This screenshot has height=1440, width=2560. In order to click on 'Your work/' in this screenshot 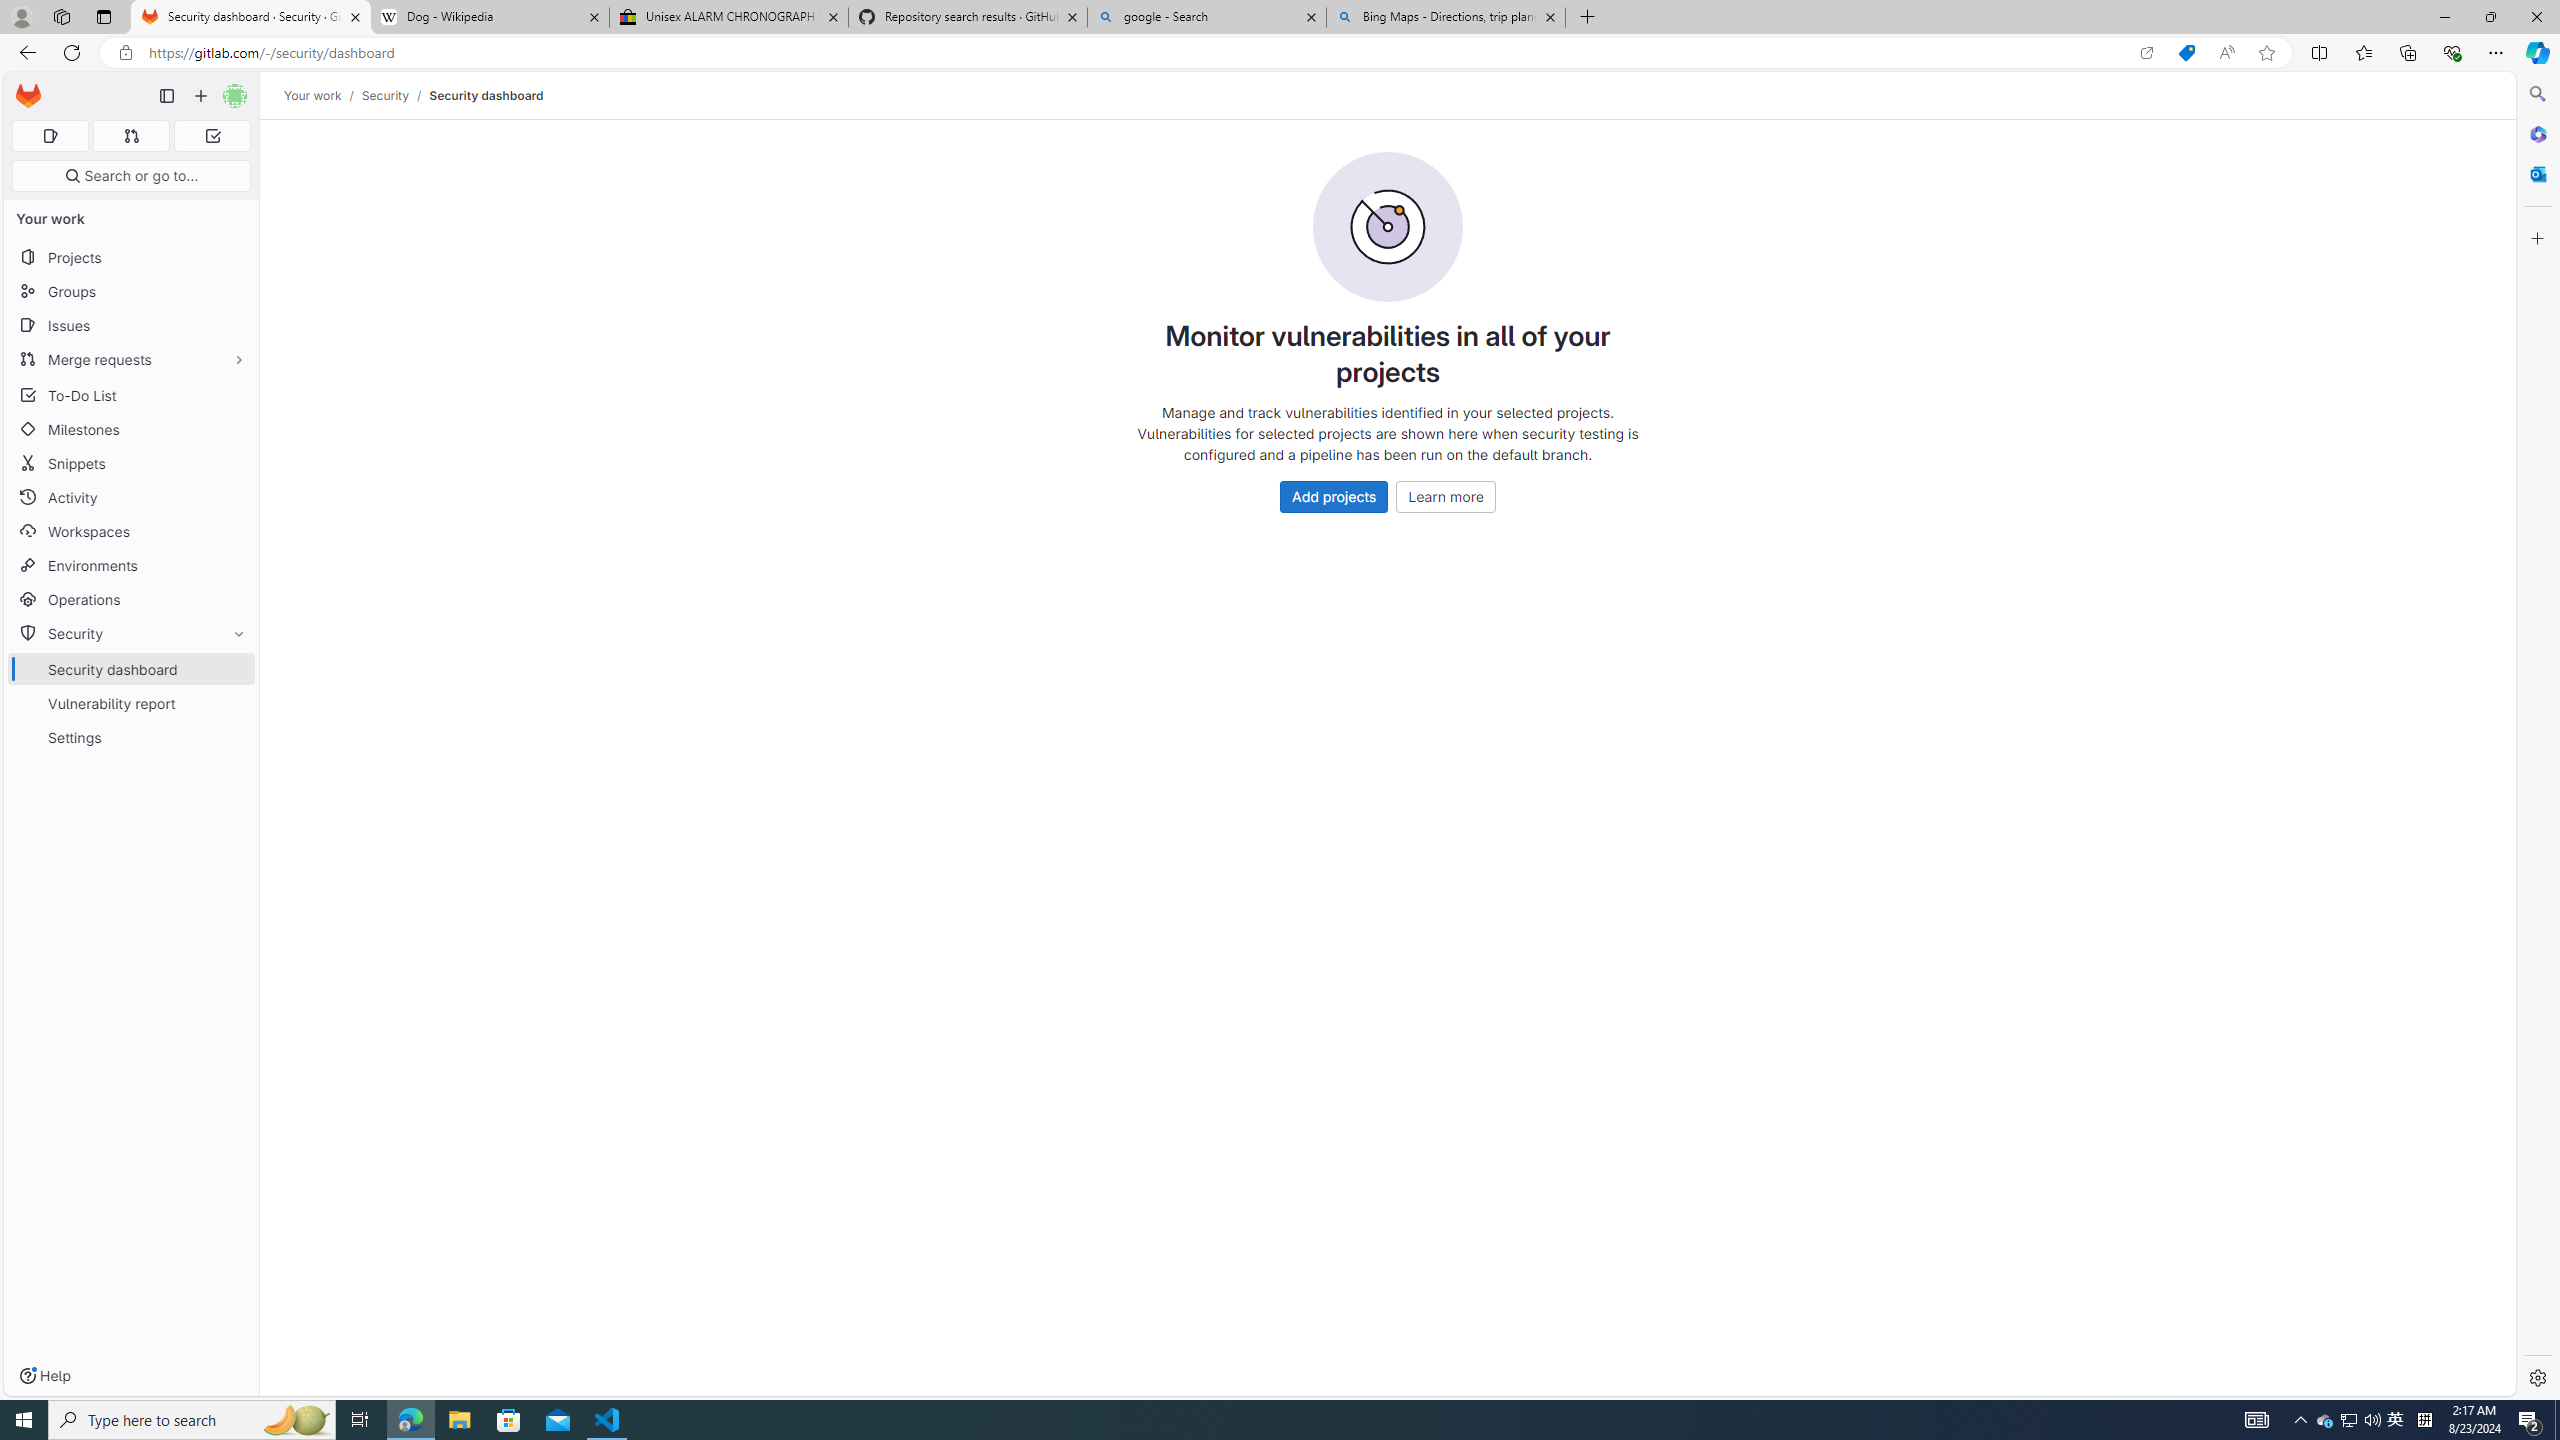, I will do `click(322, 95)`.